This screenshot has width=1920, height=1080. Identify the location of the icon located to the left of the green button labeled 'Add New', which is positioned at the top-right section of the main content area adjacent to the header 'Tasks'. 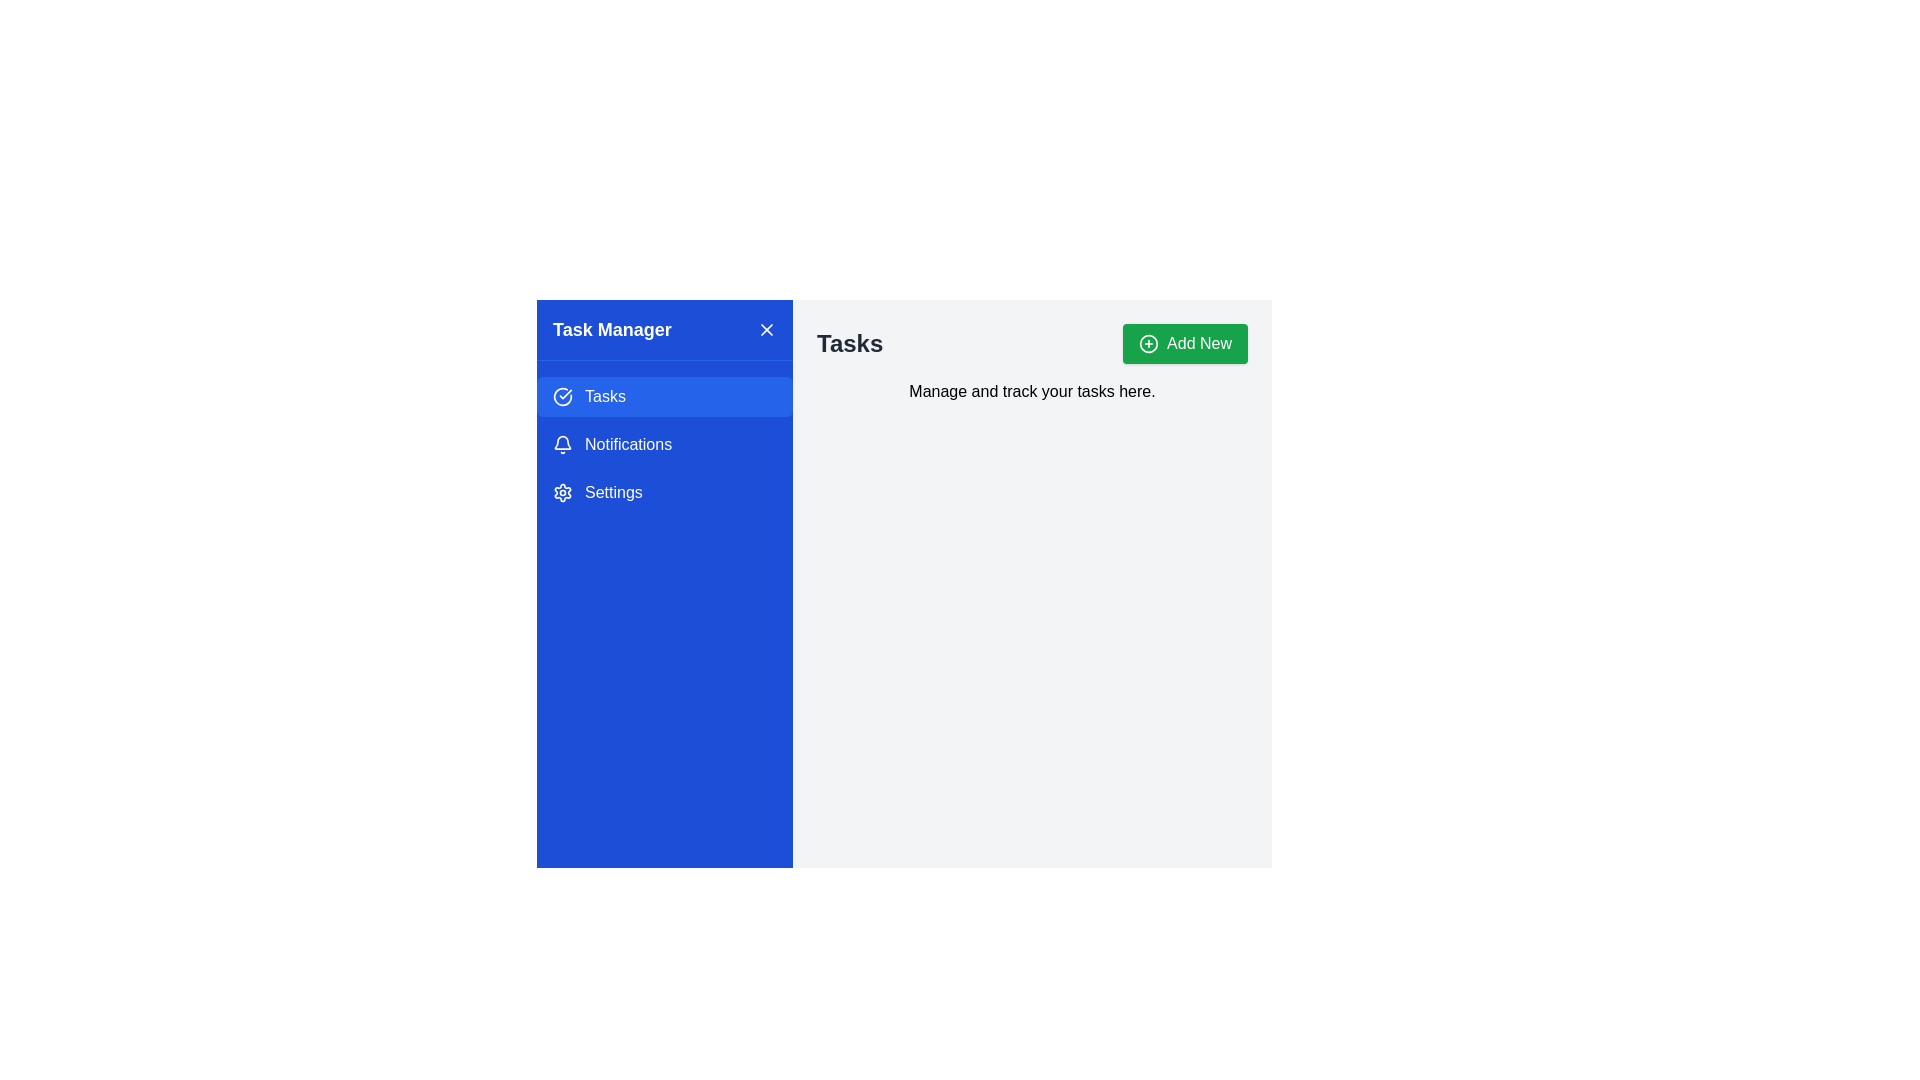
(1149, 342).